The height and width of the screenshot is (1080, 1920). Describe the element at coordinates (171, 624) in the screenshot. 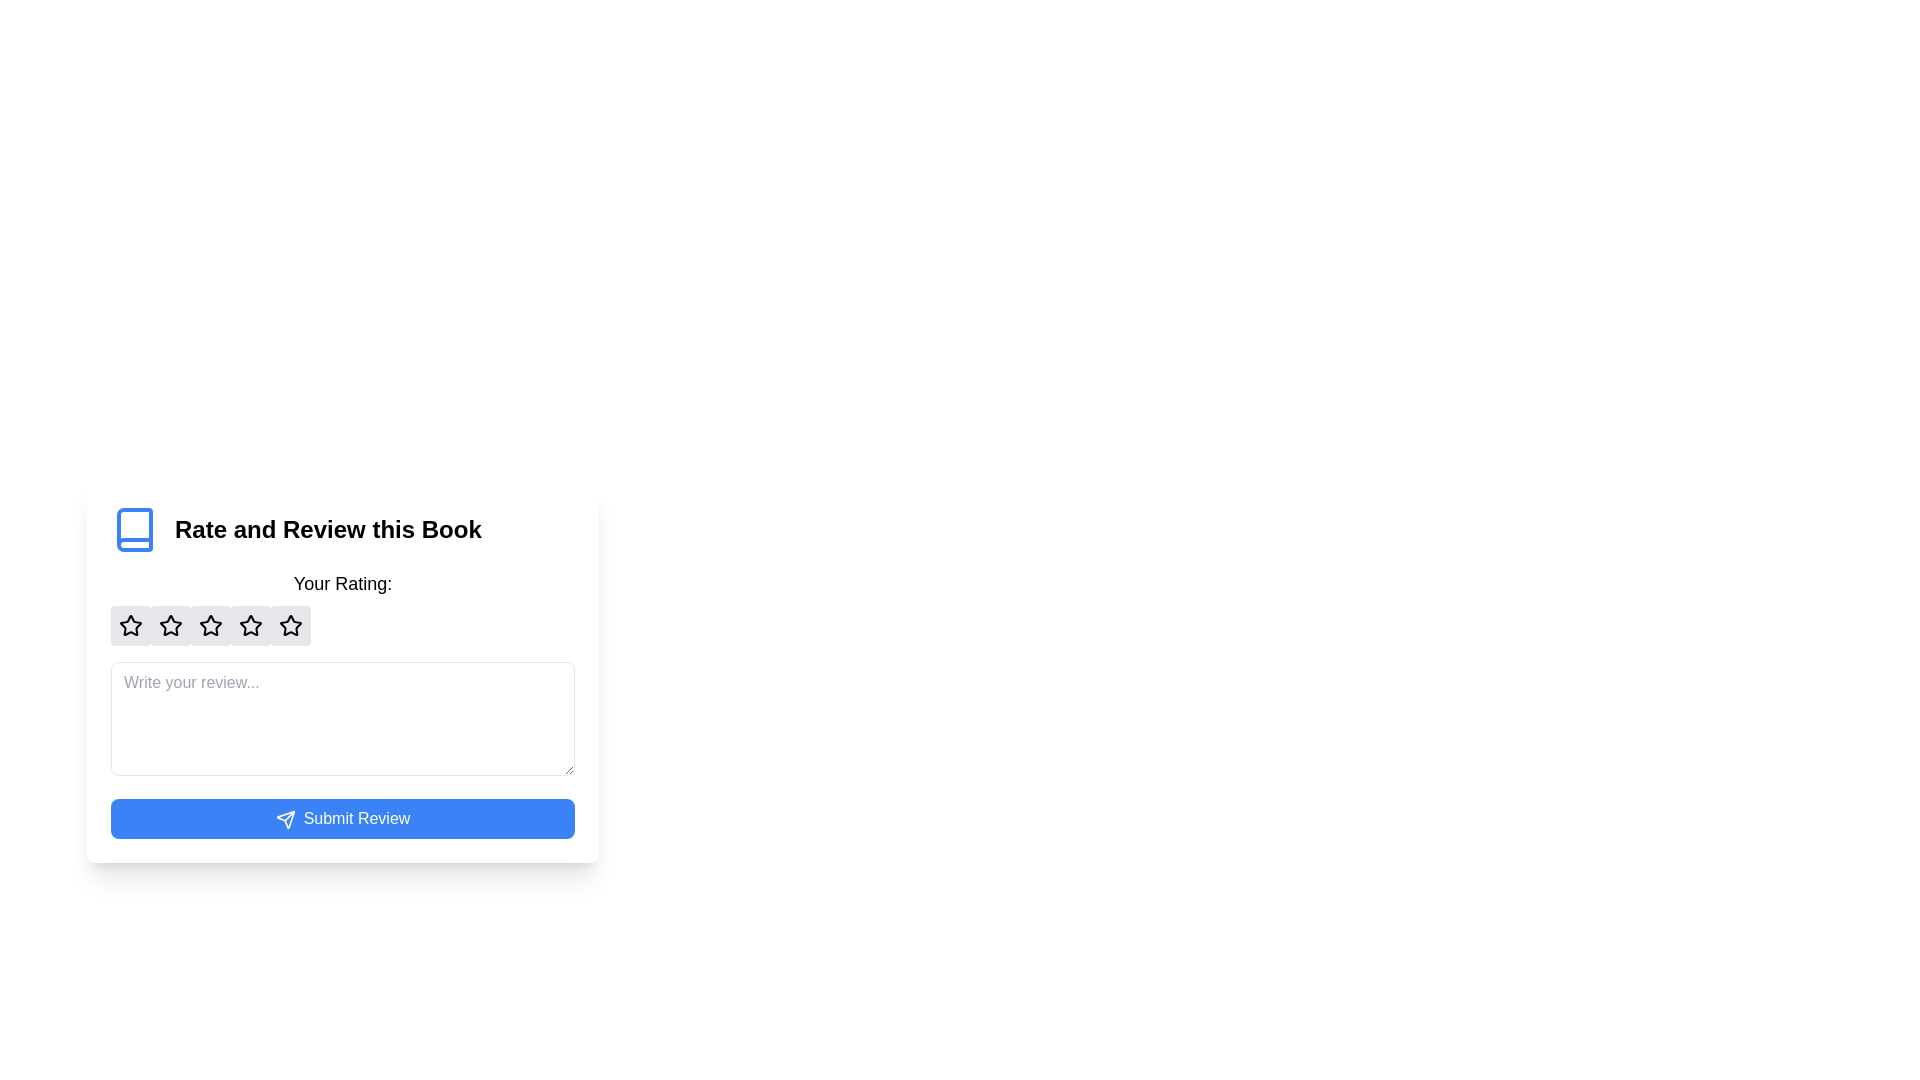

I see `the second button in the row of star buttons` at that location.